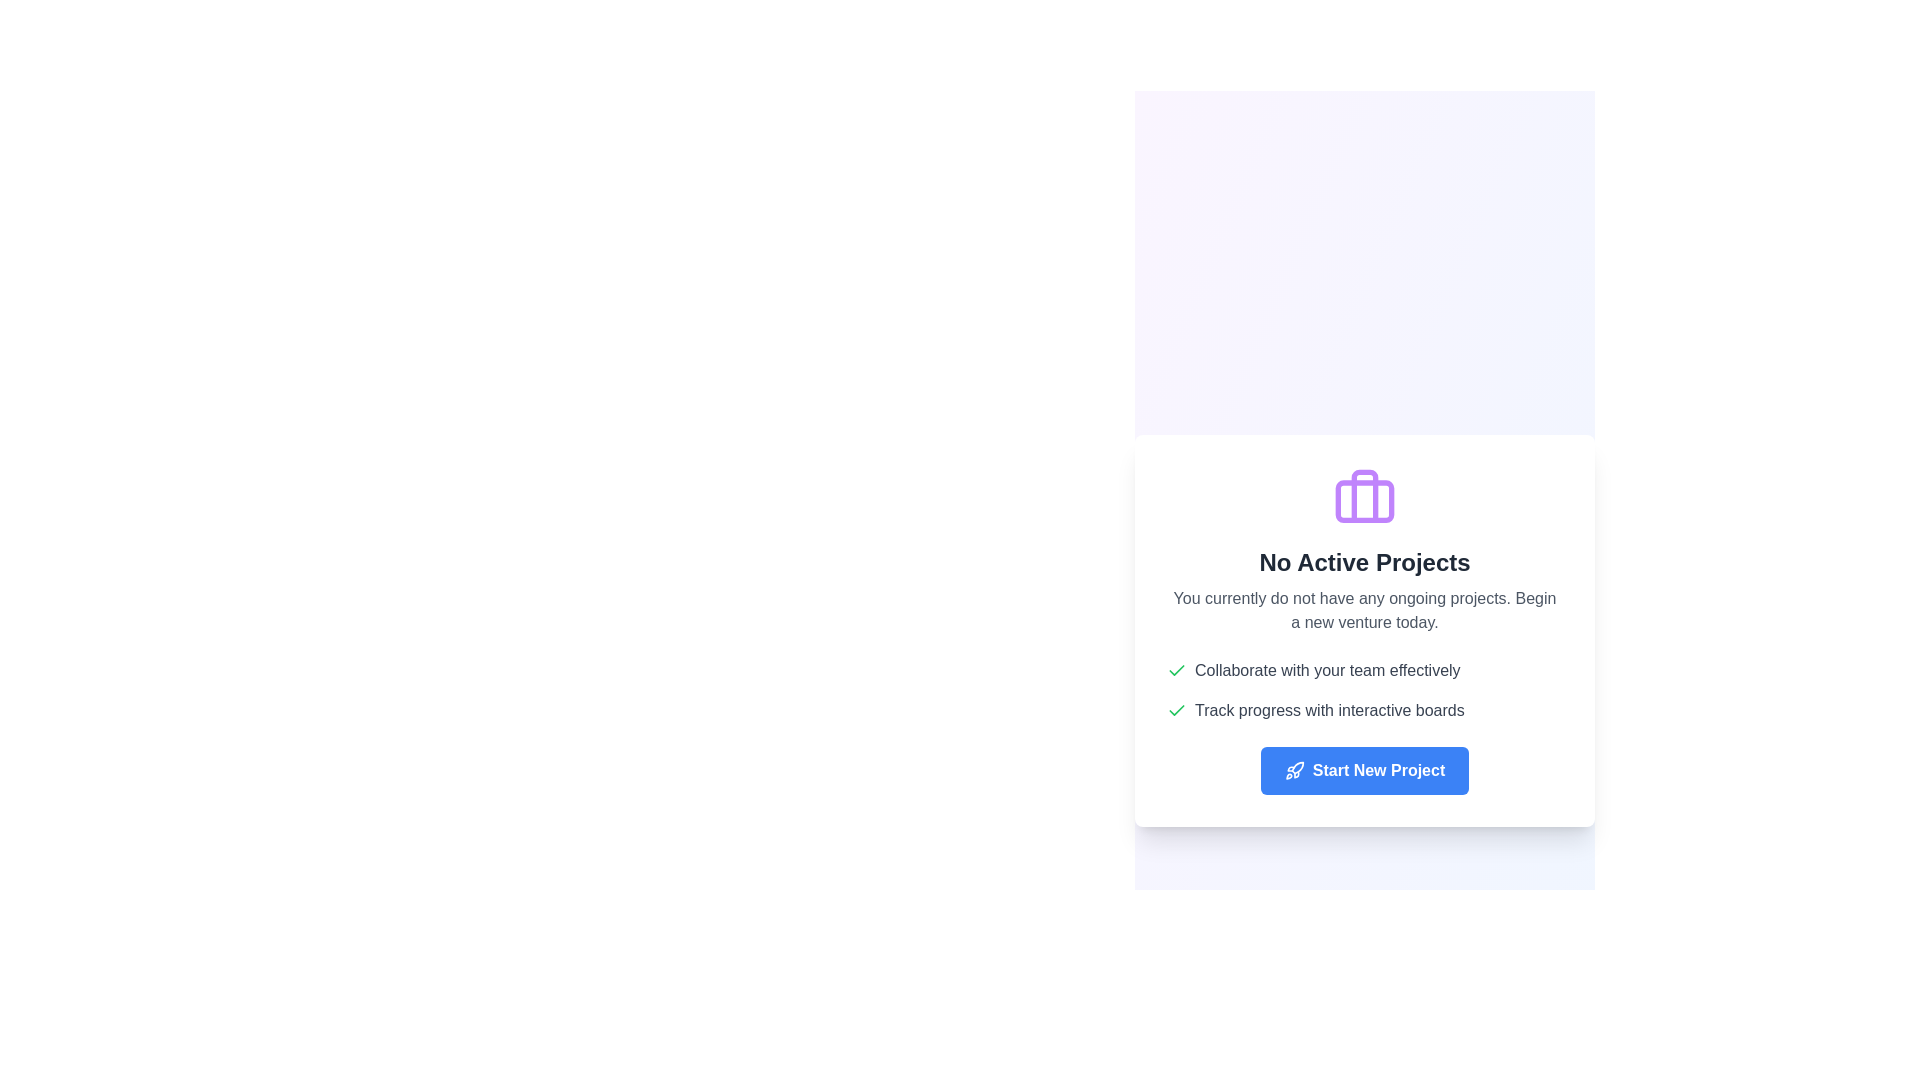 This screenshot has height=1080, width=1920. Describe the element at coordinates (1176, 670) in the screenshot. I see `the checkmark icon with a green stroke located near the text 'Track progress with interactive boards'` at that location.